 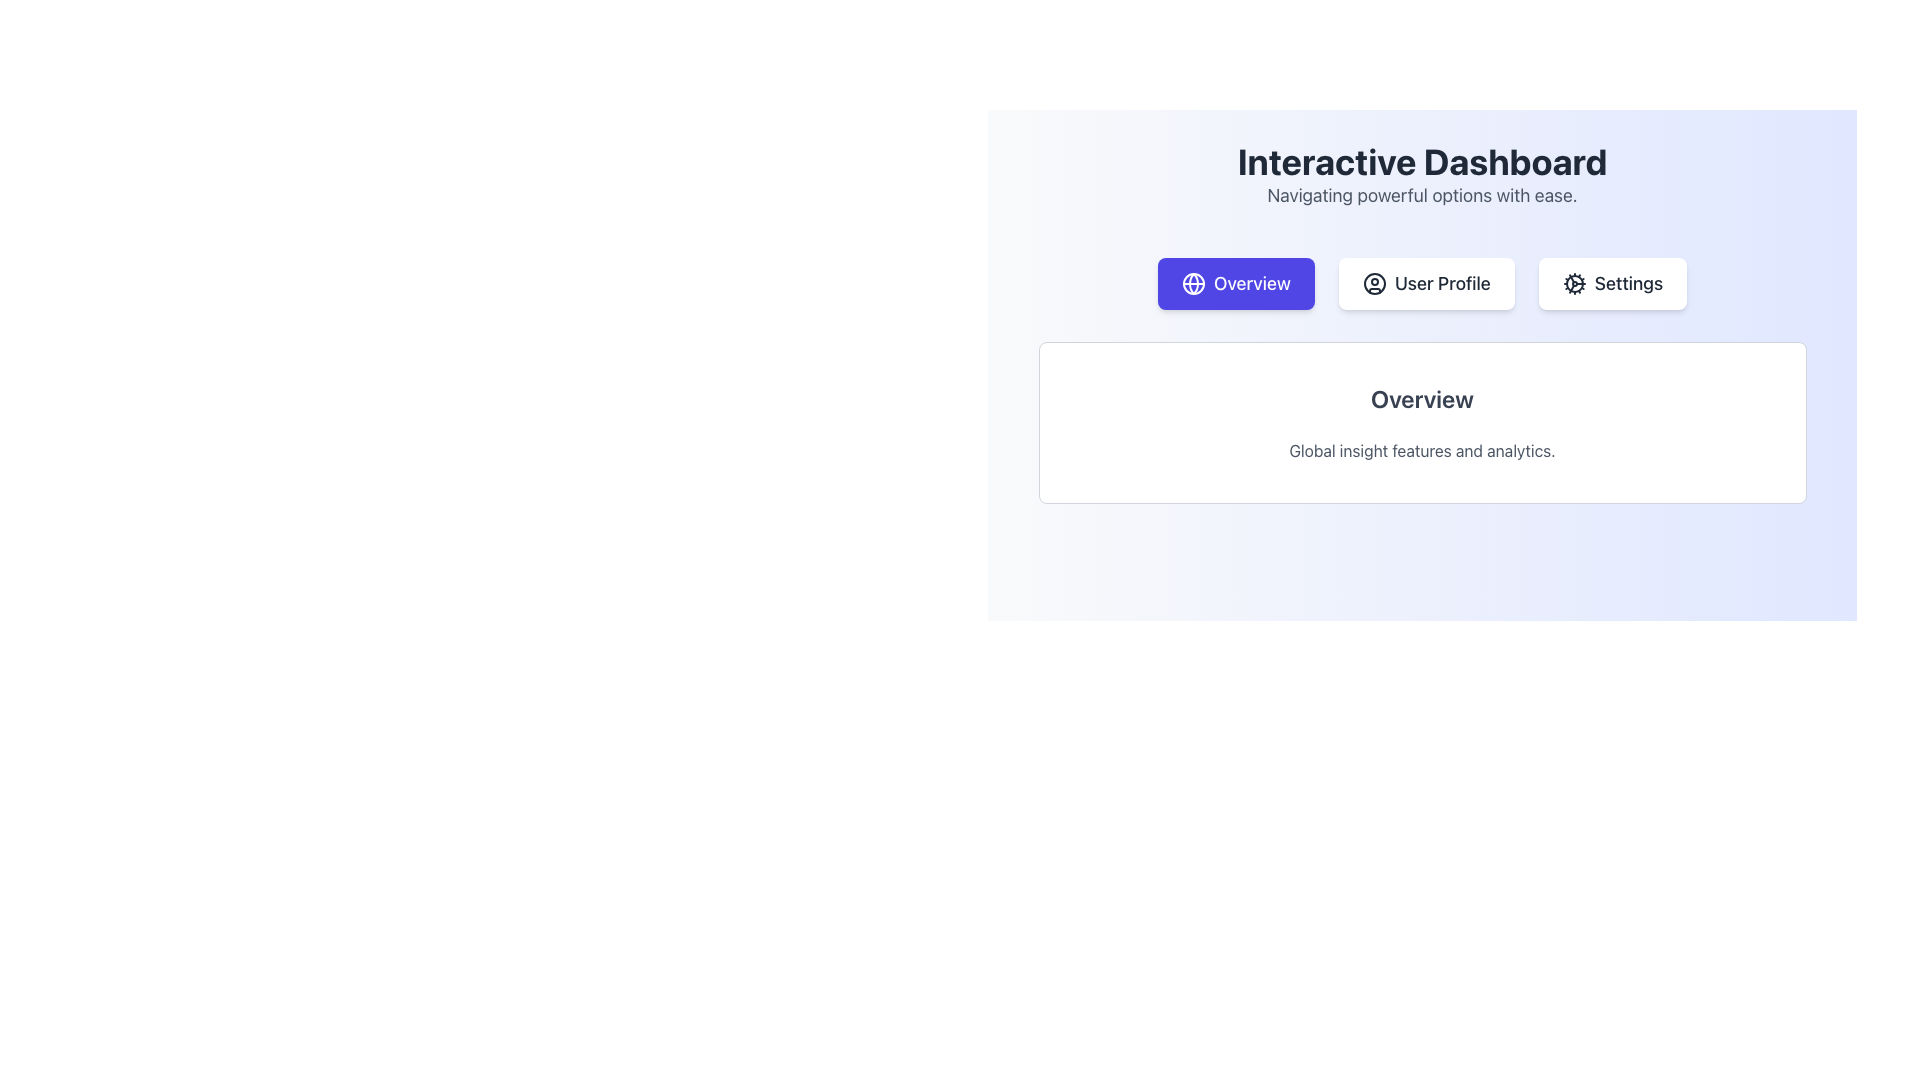 I want to click on the 'User Profile' text label within the button-like structure, so click(x=1442, y=284).